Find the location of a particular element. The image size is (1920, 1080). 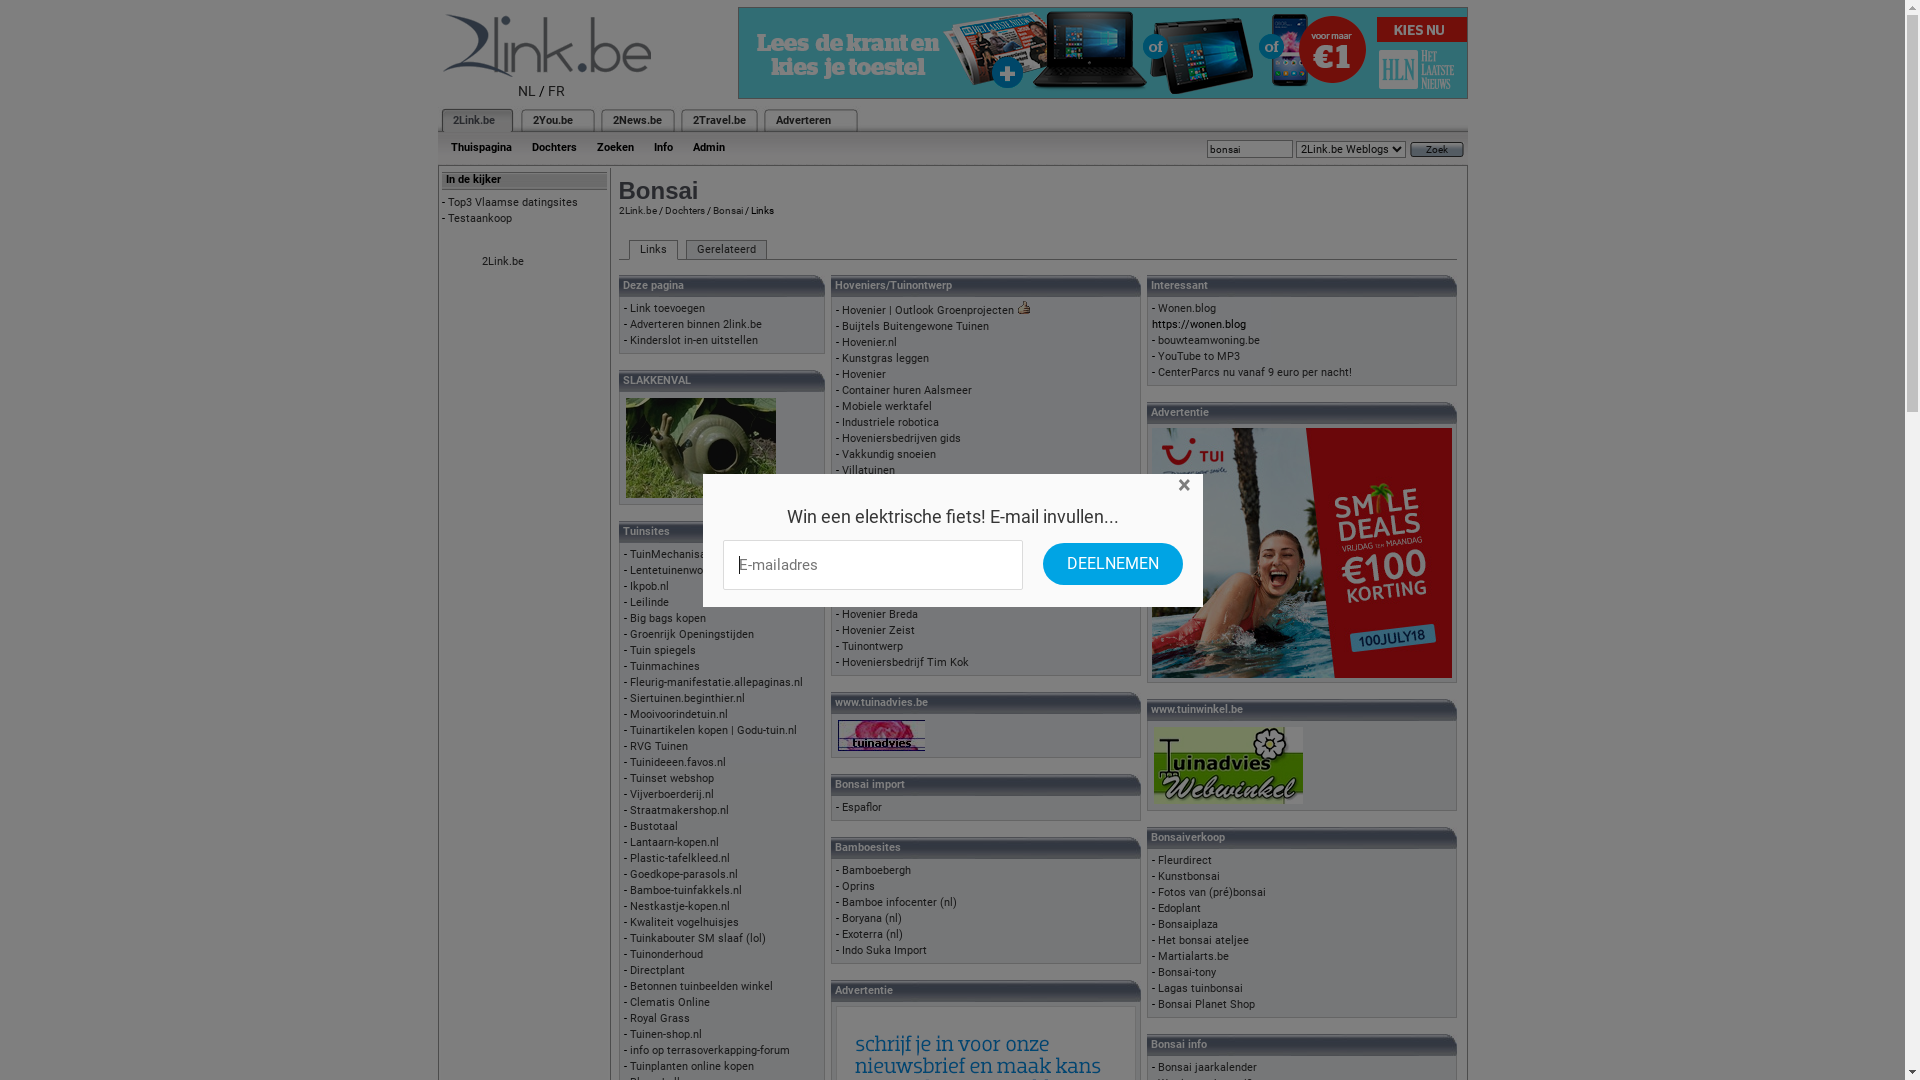

'Bonsaiplaza' is located at coordinates (1157, 924).